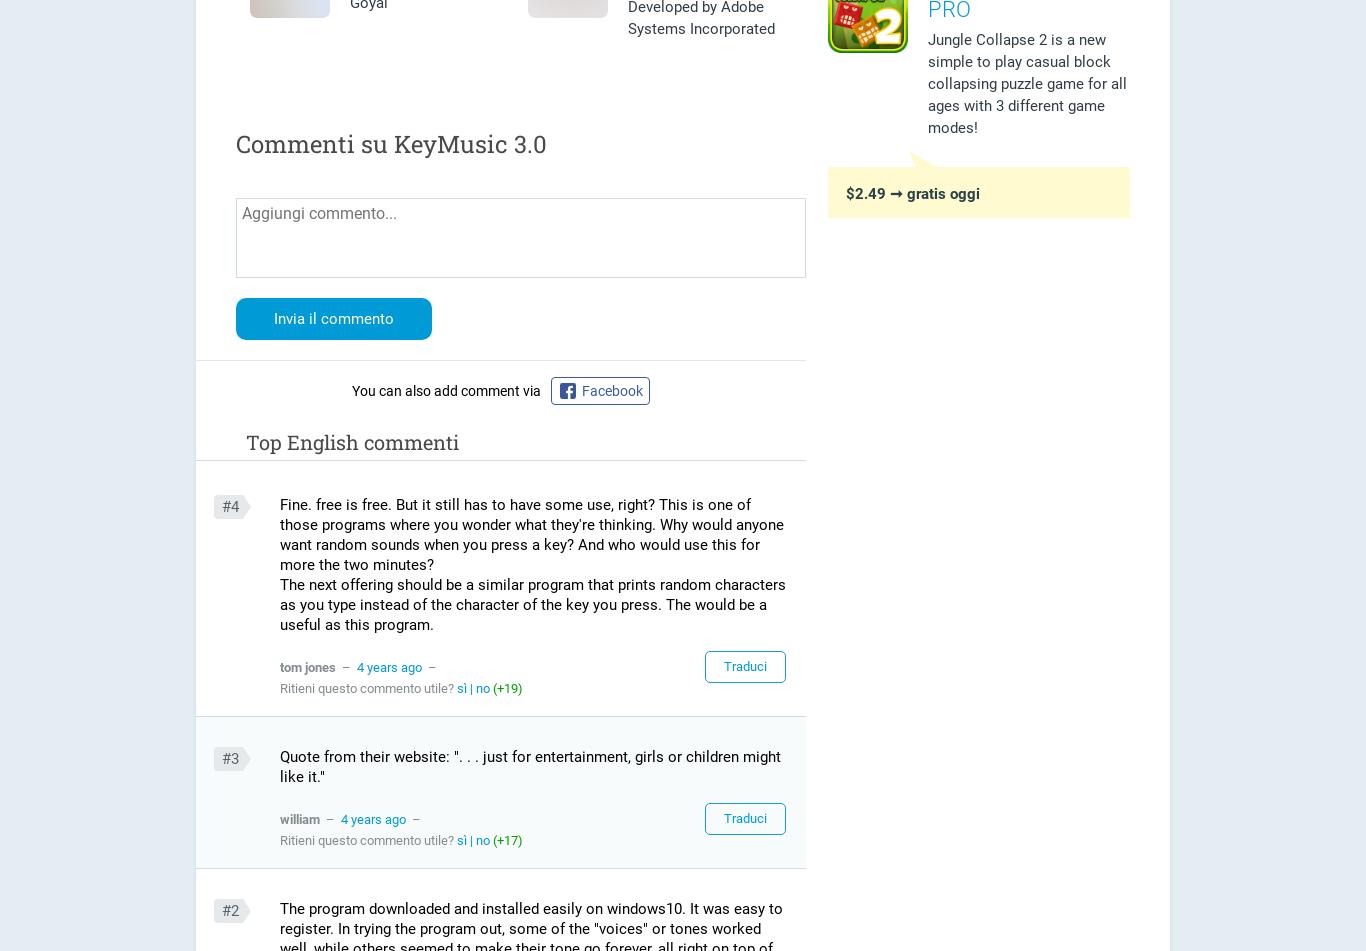 This screenshot has width=1366, height=951. What do you see at coordinates (407, 442) in the screenshot?
I see `'commenti'` at bounding box center [407, 442].